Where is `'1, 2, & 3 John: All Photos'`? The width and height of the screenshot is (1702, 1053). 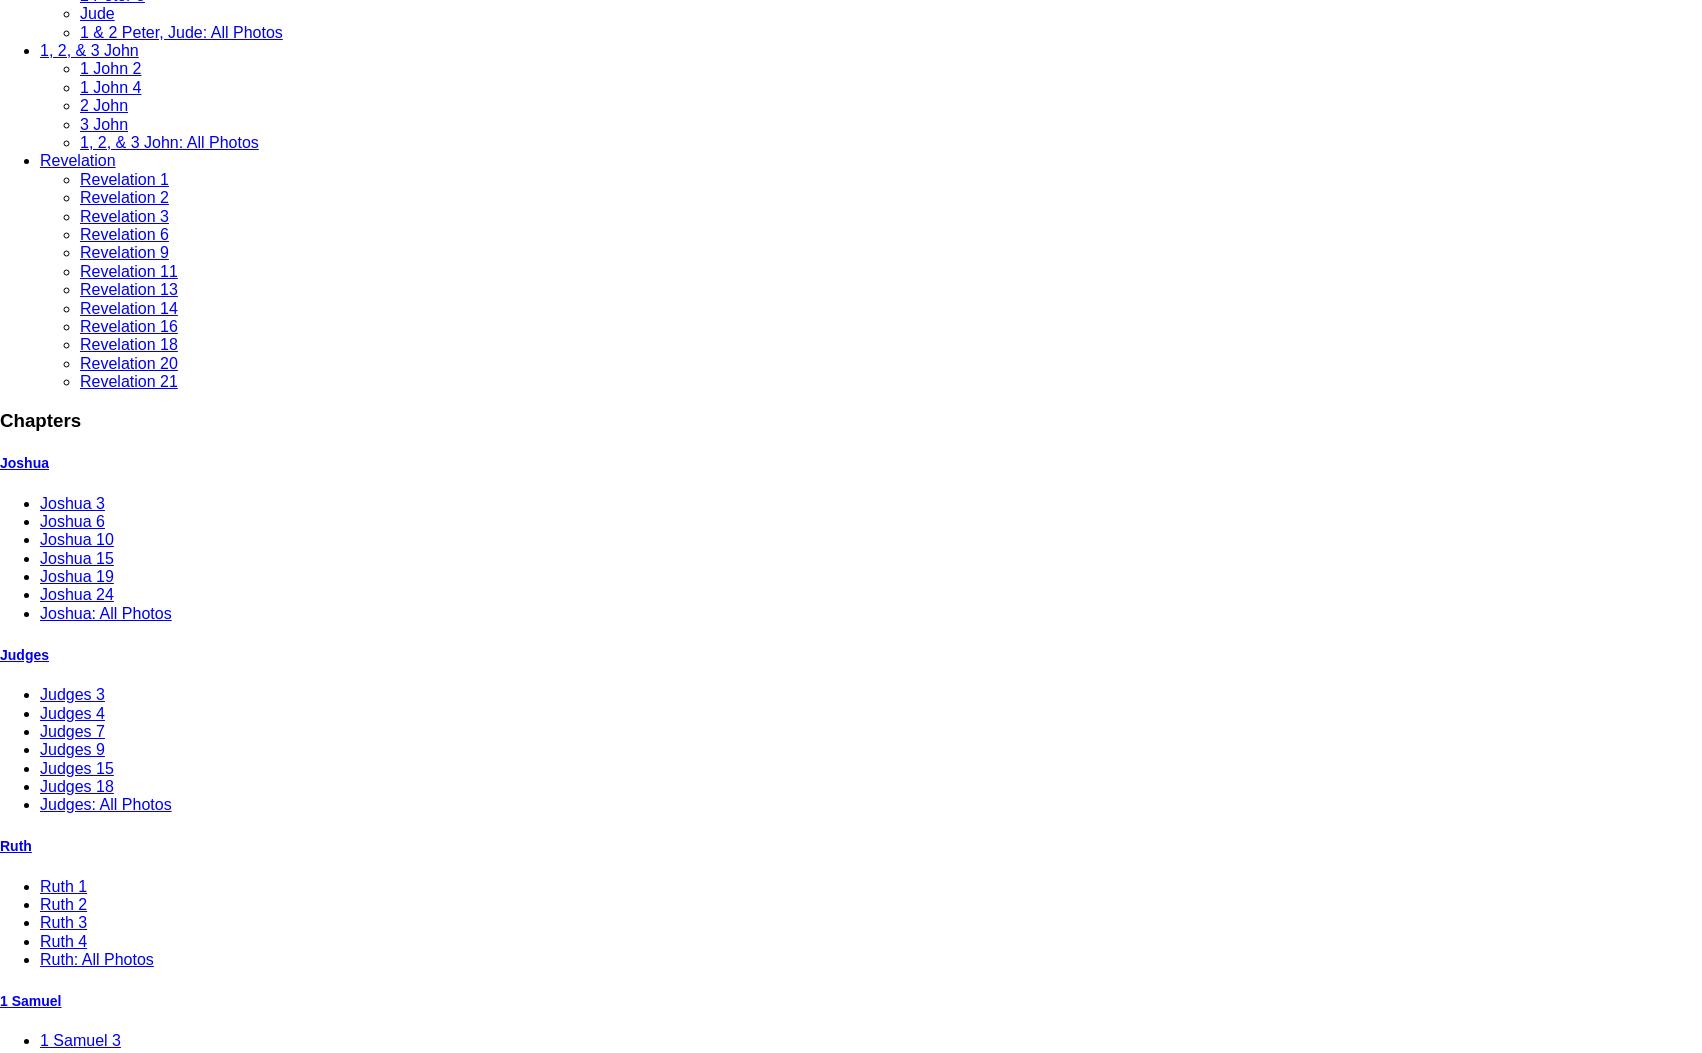
'1, 2, & 3 John: All Photos' is located at coordinates (168, 141).